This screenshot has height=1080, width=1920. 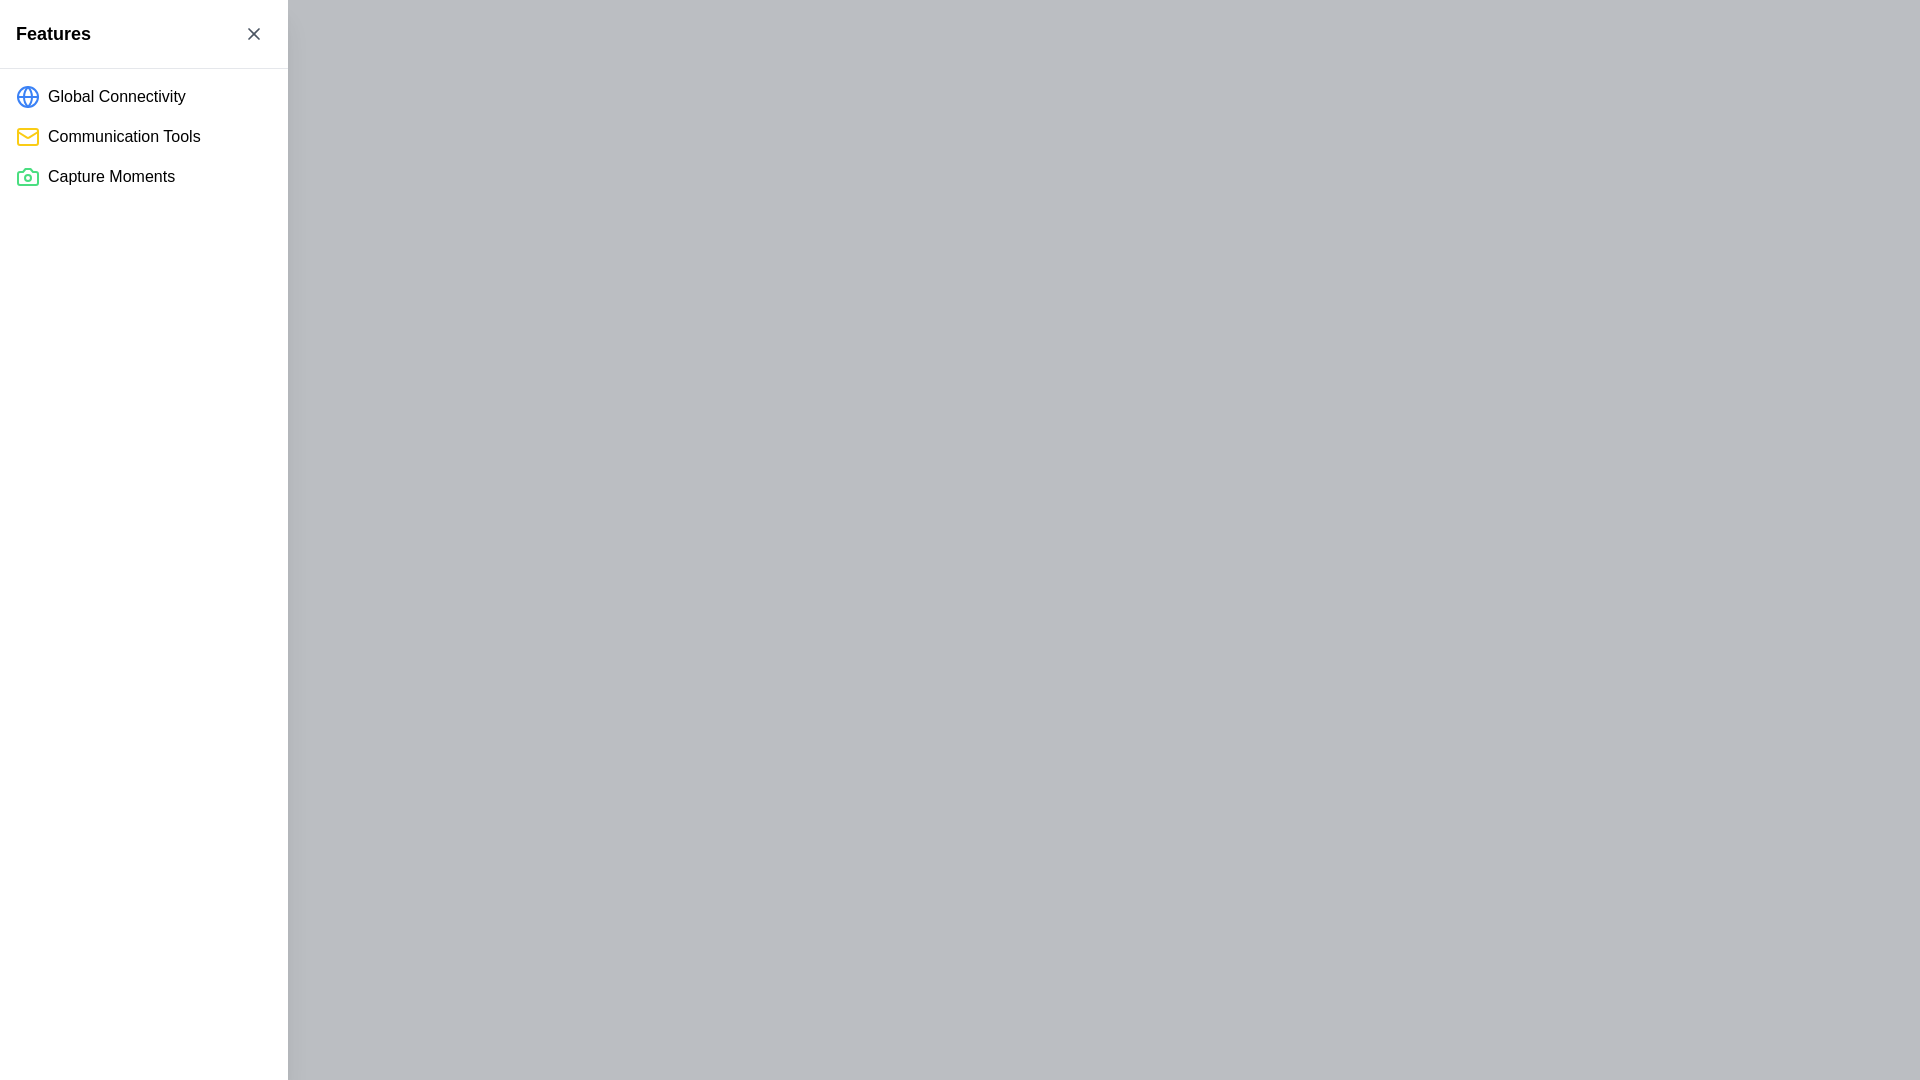 I want to click on the icon indicator for the 'Communication Tools' category, which is positioned to the far left of the text 'Communication Tools', so click(x=28, y=136).